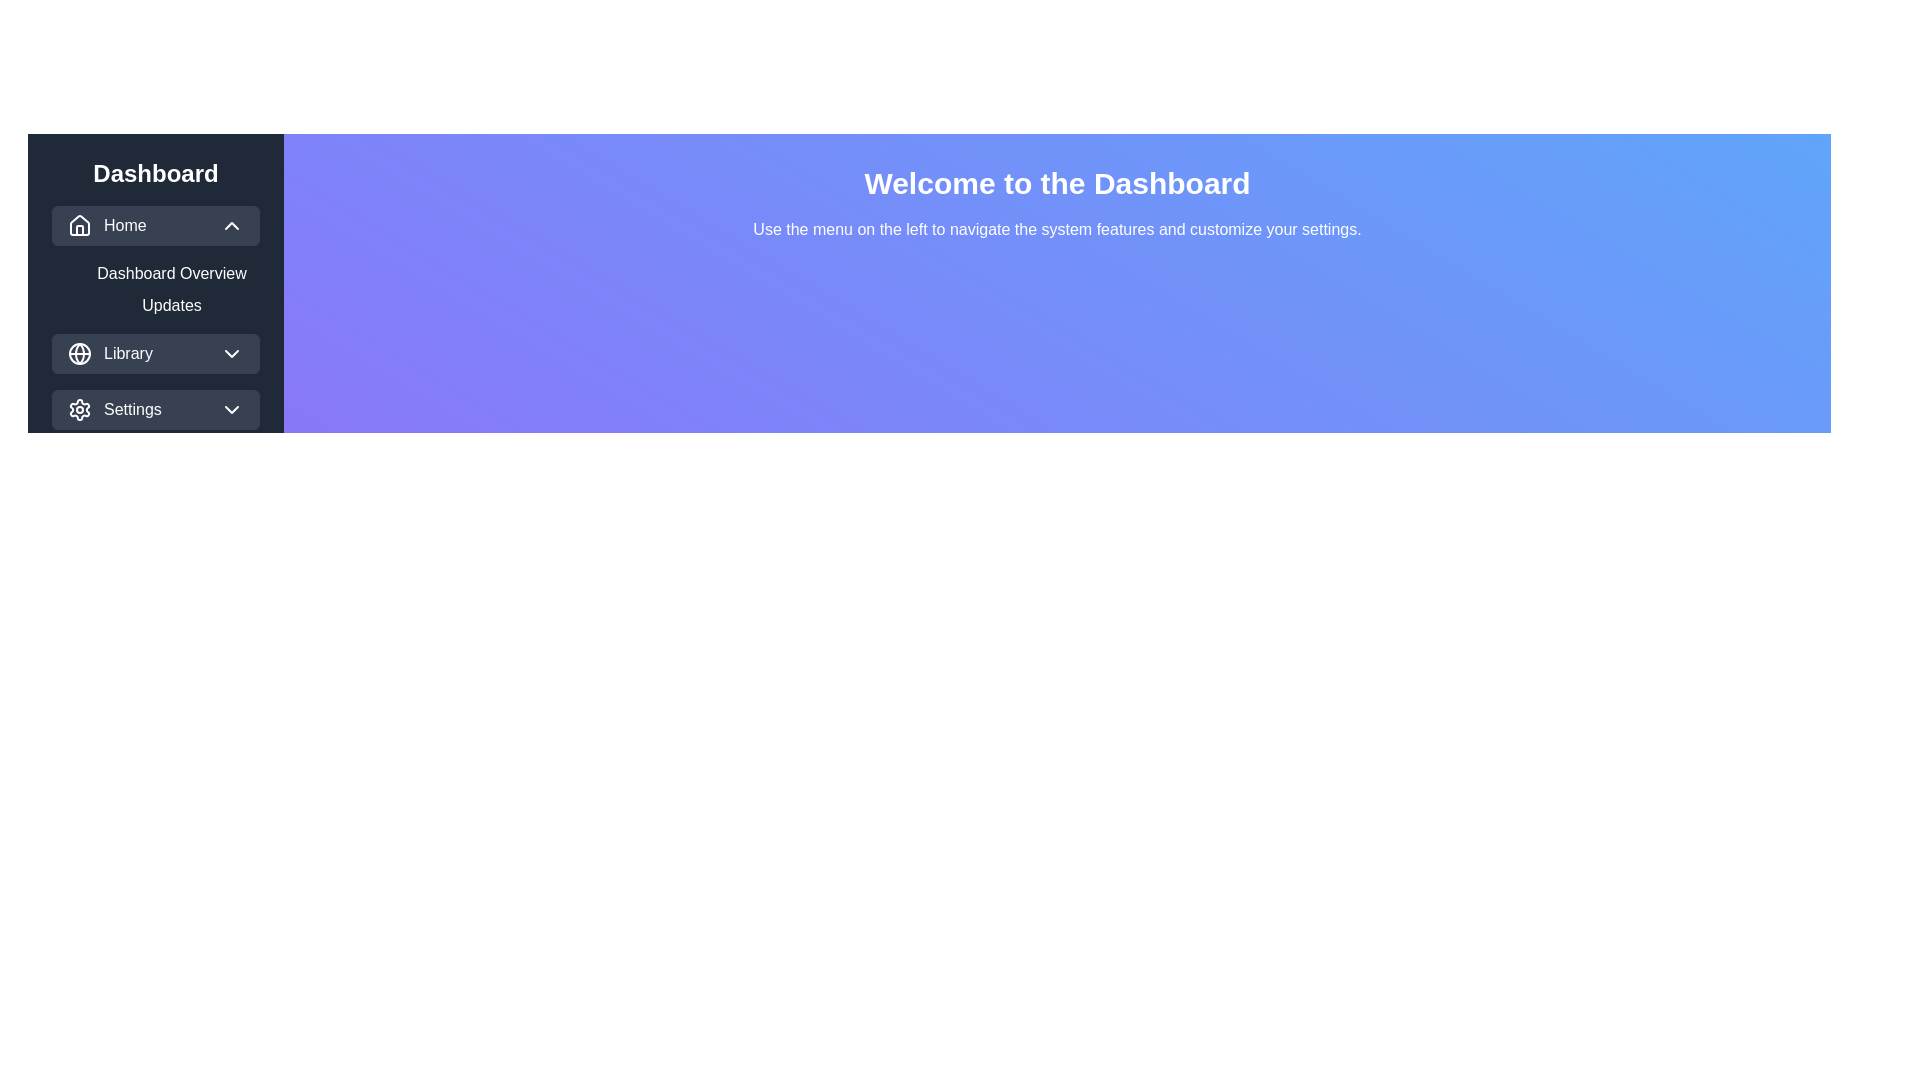 The height and width of the screenshot is (1080, 1920). What do you see at coordinates (231, 408) in the screenshot?
I see `the chevron icon located to the right of the 'Settings' text in the fourth navigation item of the sidebar menu` at bounding box center [231, 408].